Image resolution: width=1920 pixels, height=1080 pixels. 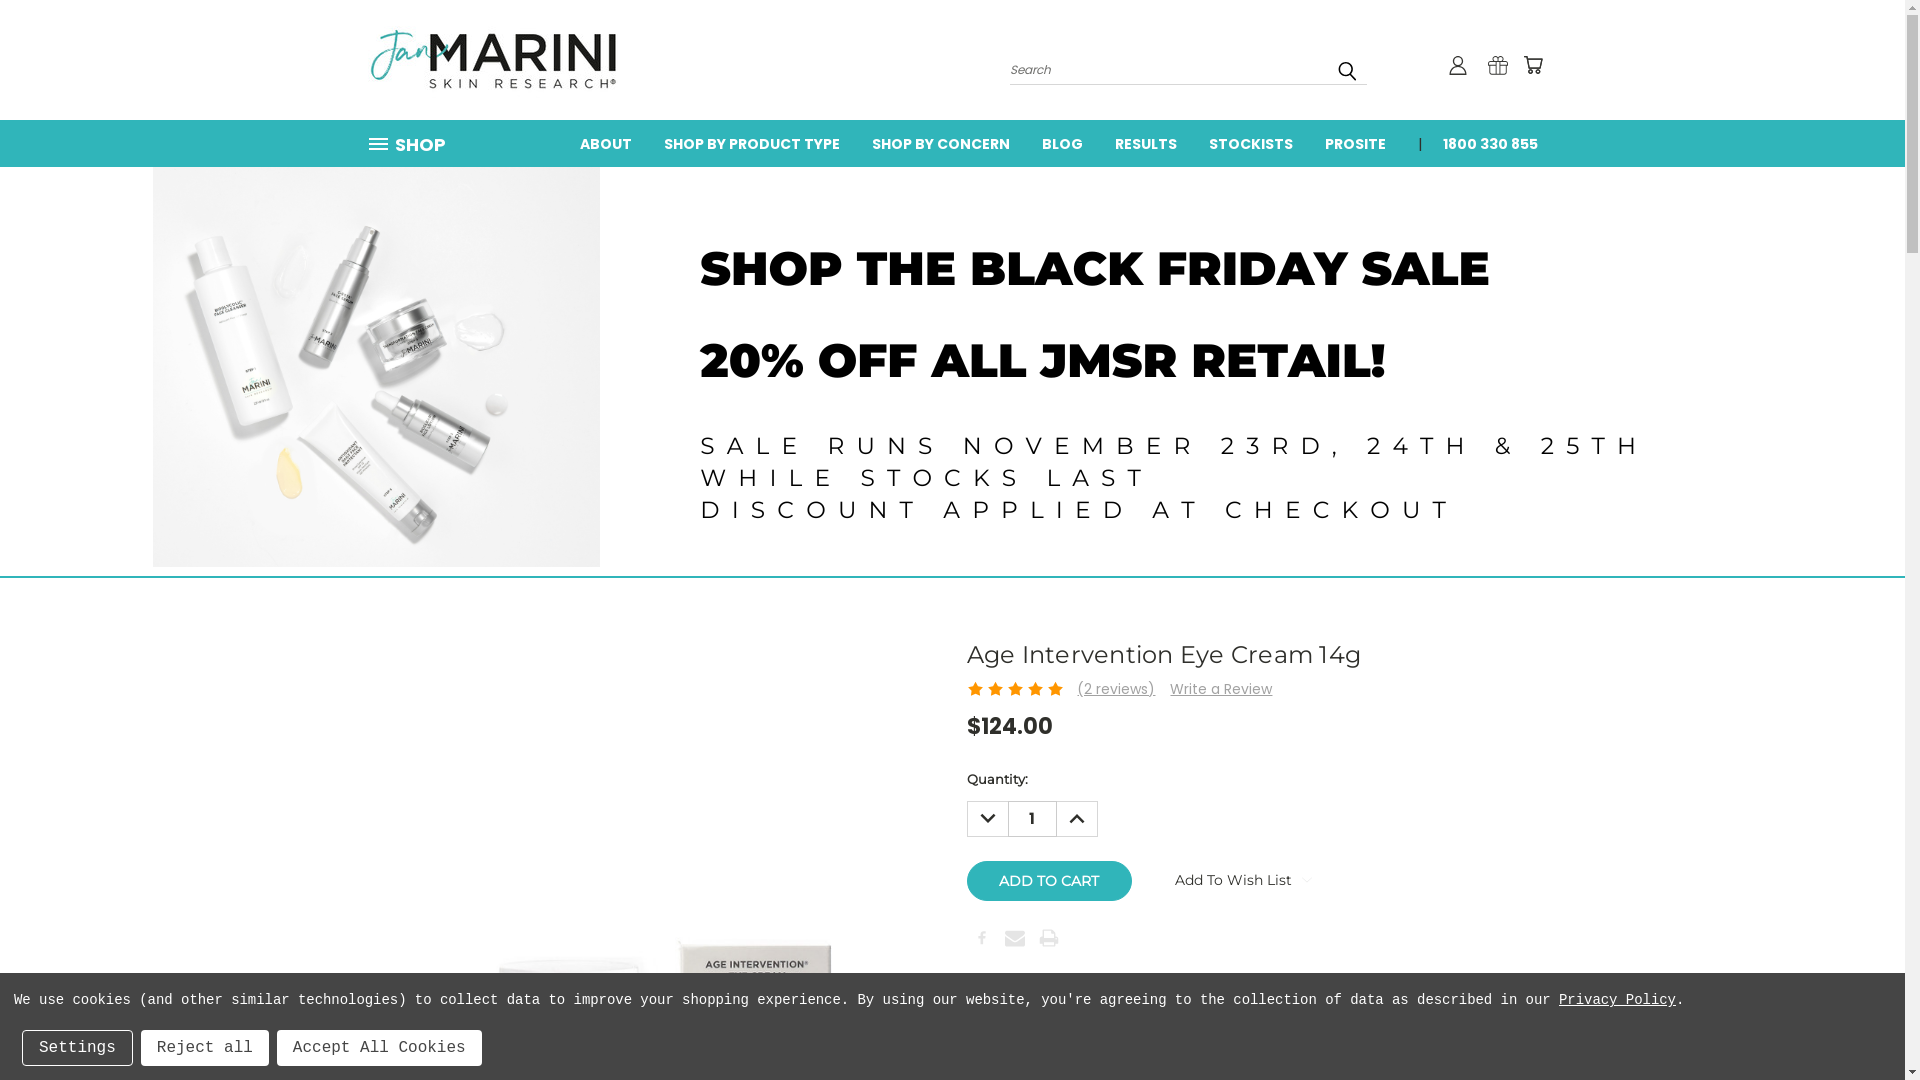 I want to click on 'INCREASE QUANTITY:', so click(x=1075, y=818).